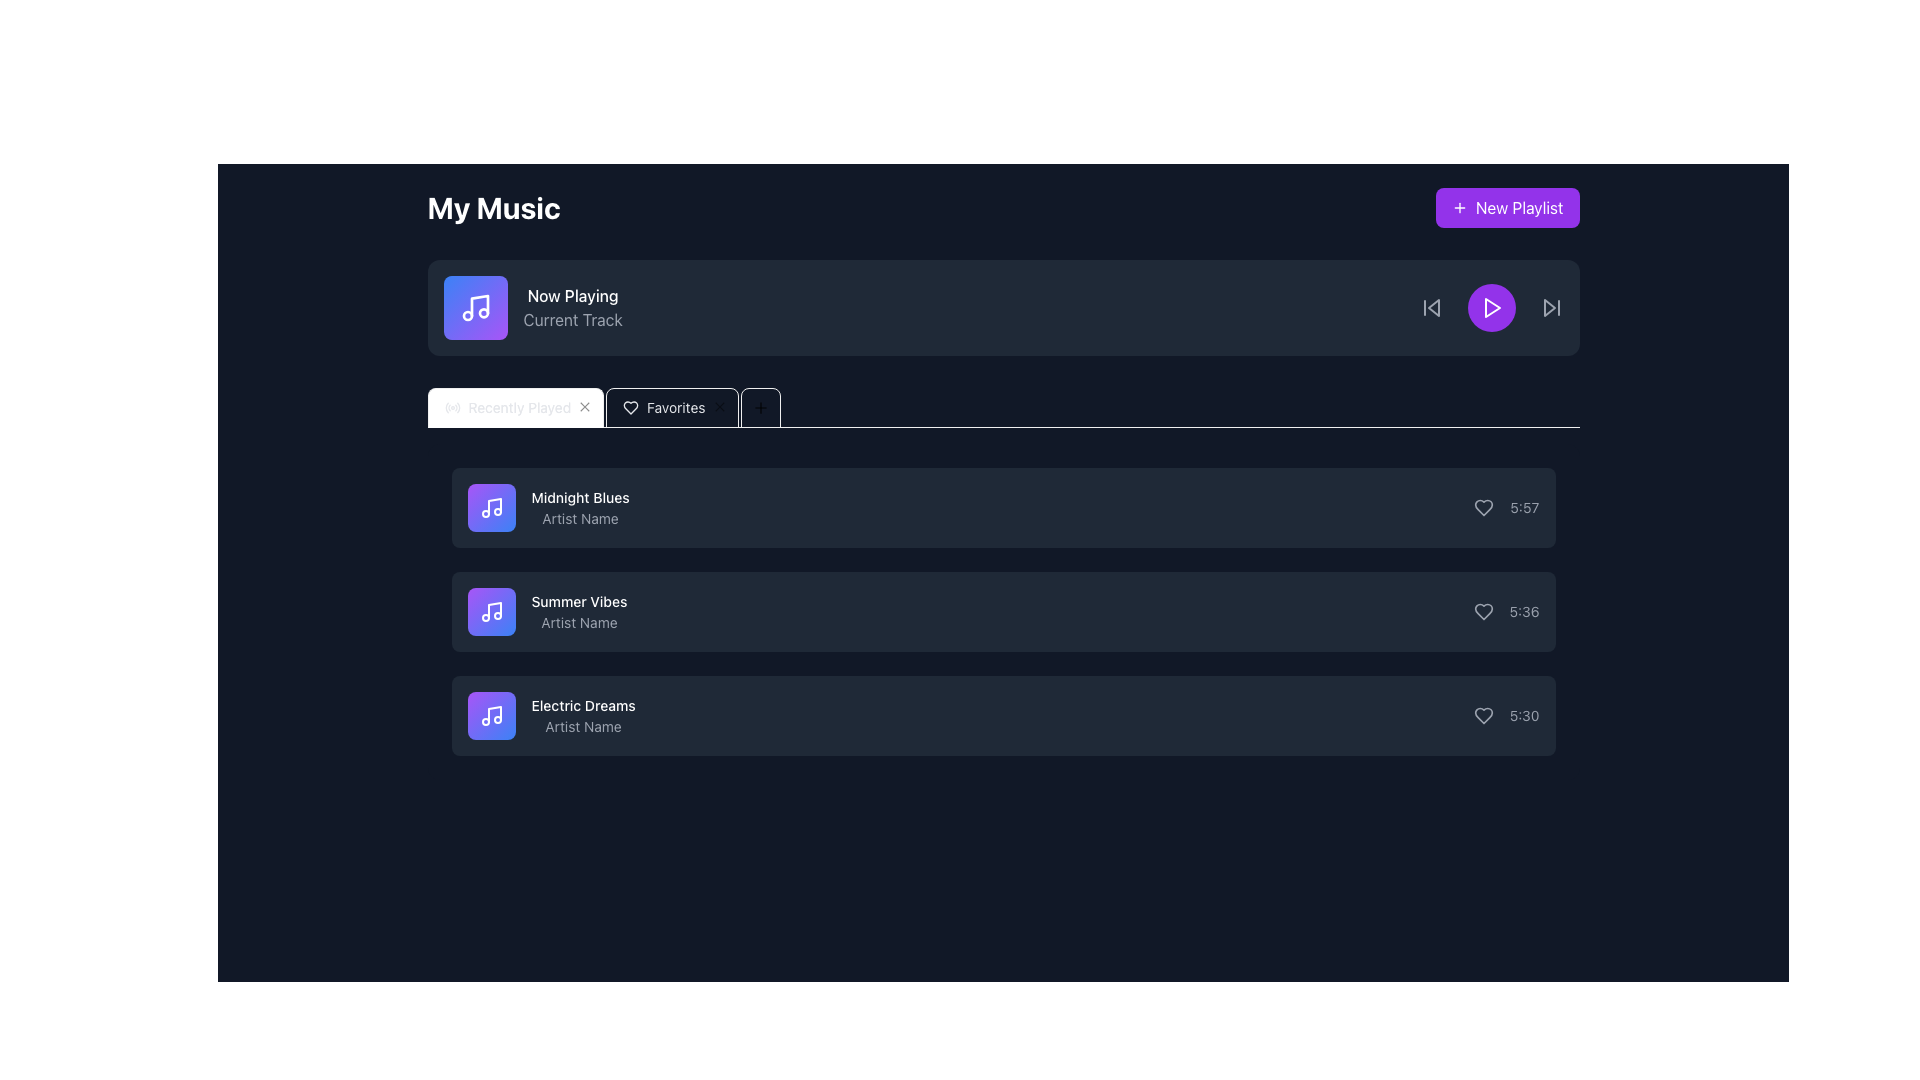  What do you see at coordinates (491, 715) in the screenshot?
I see `the Thumbnail button representing the music track 'Electric Dreams'` at bounding box center [491, 715].